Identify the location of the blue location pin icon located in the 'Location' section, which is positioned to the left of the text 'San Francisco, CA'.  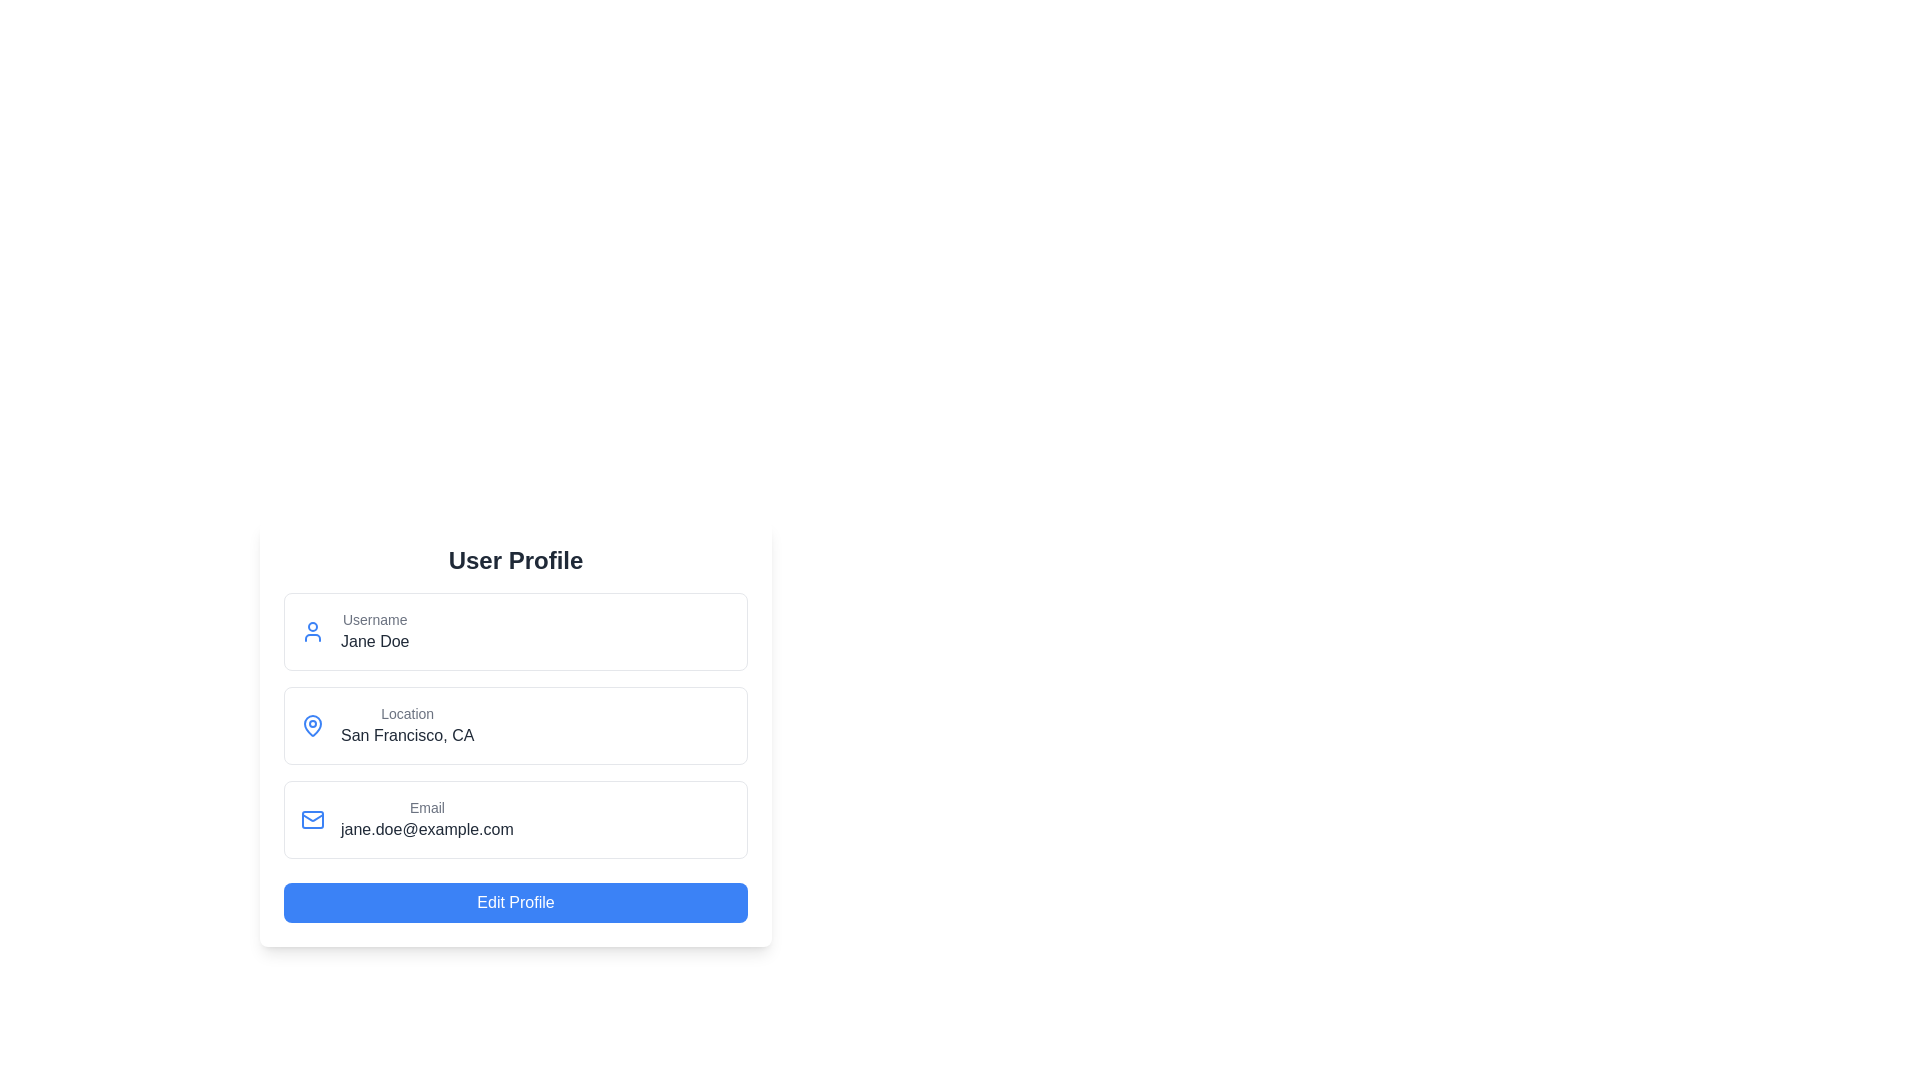
(311, 725).